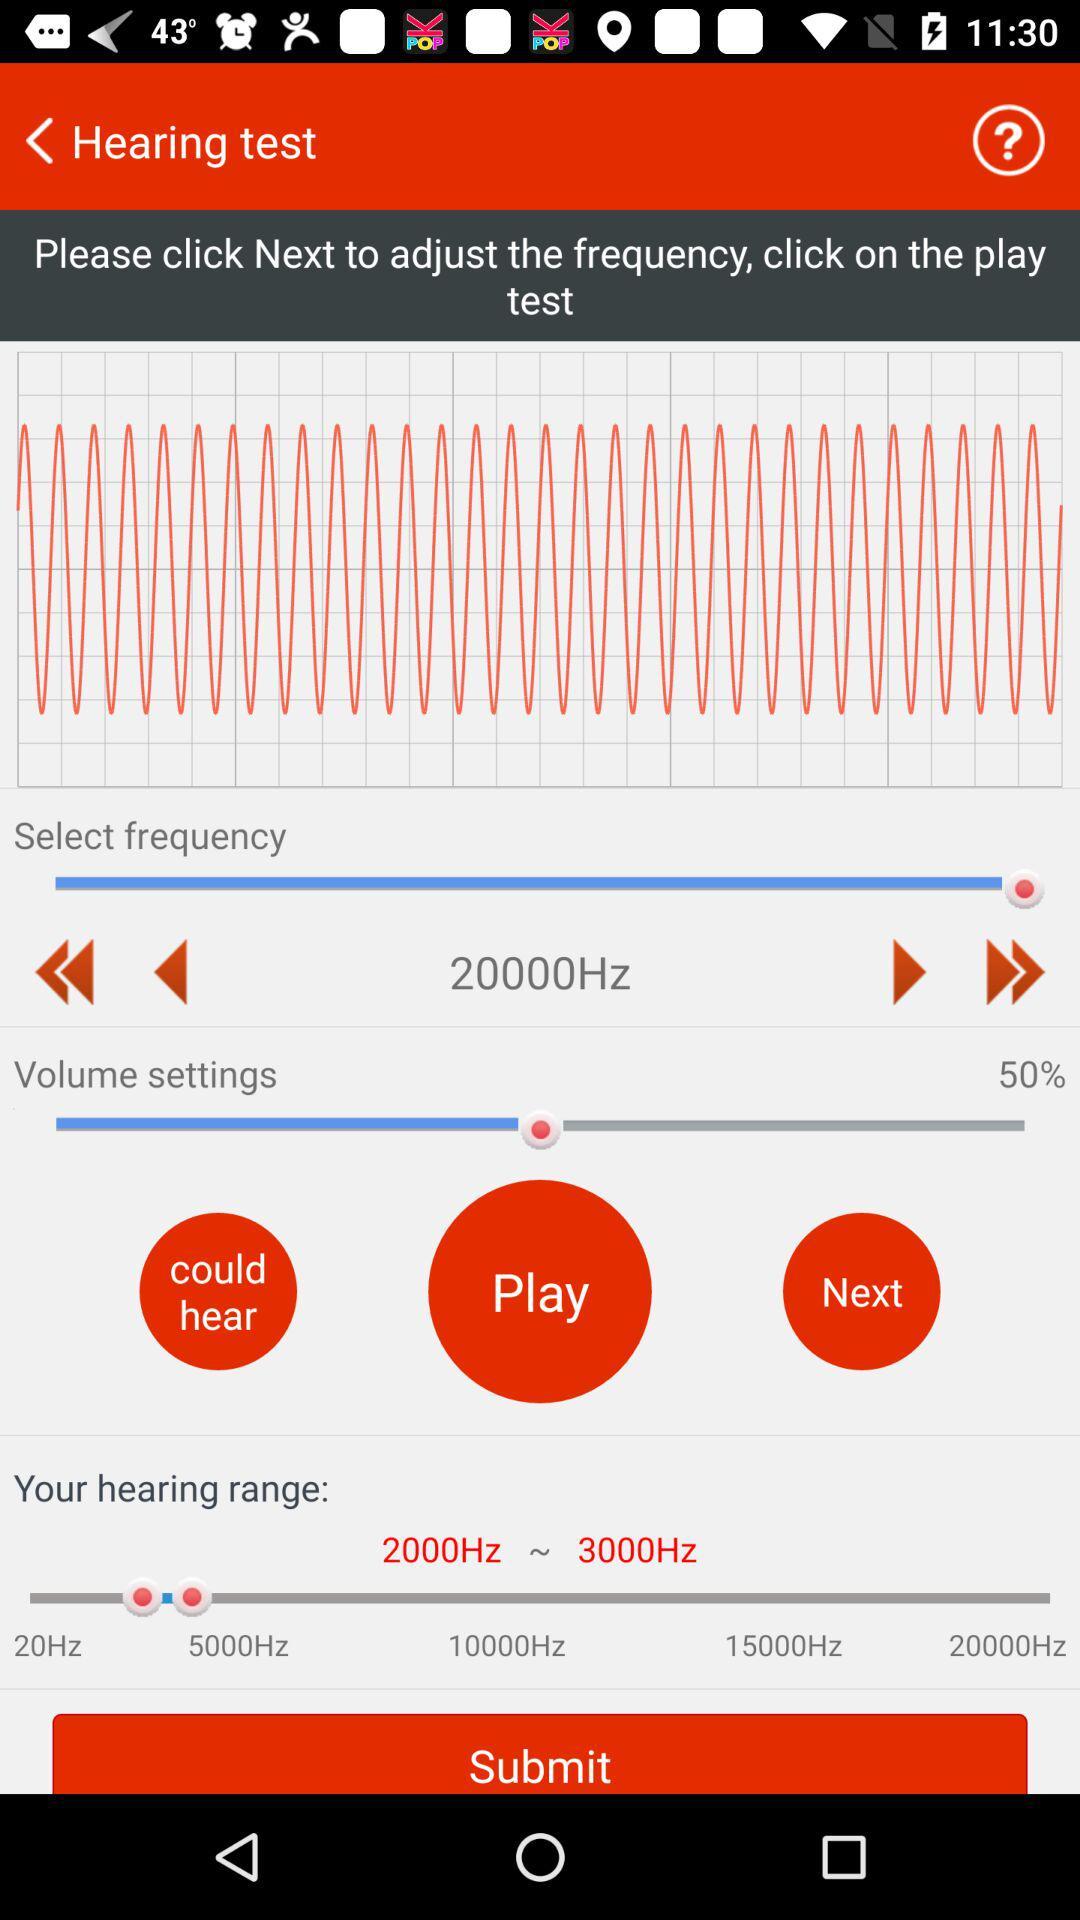 The height and width of the screenshot is (1920, 1080). What do you see at coordinates (63, 971) in the screenshot?
I see `to rewind` at bounding box center [63, 971].